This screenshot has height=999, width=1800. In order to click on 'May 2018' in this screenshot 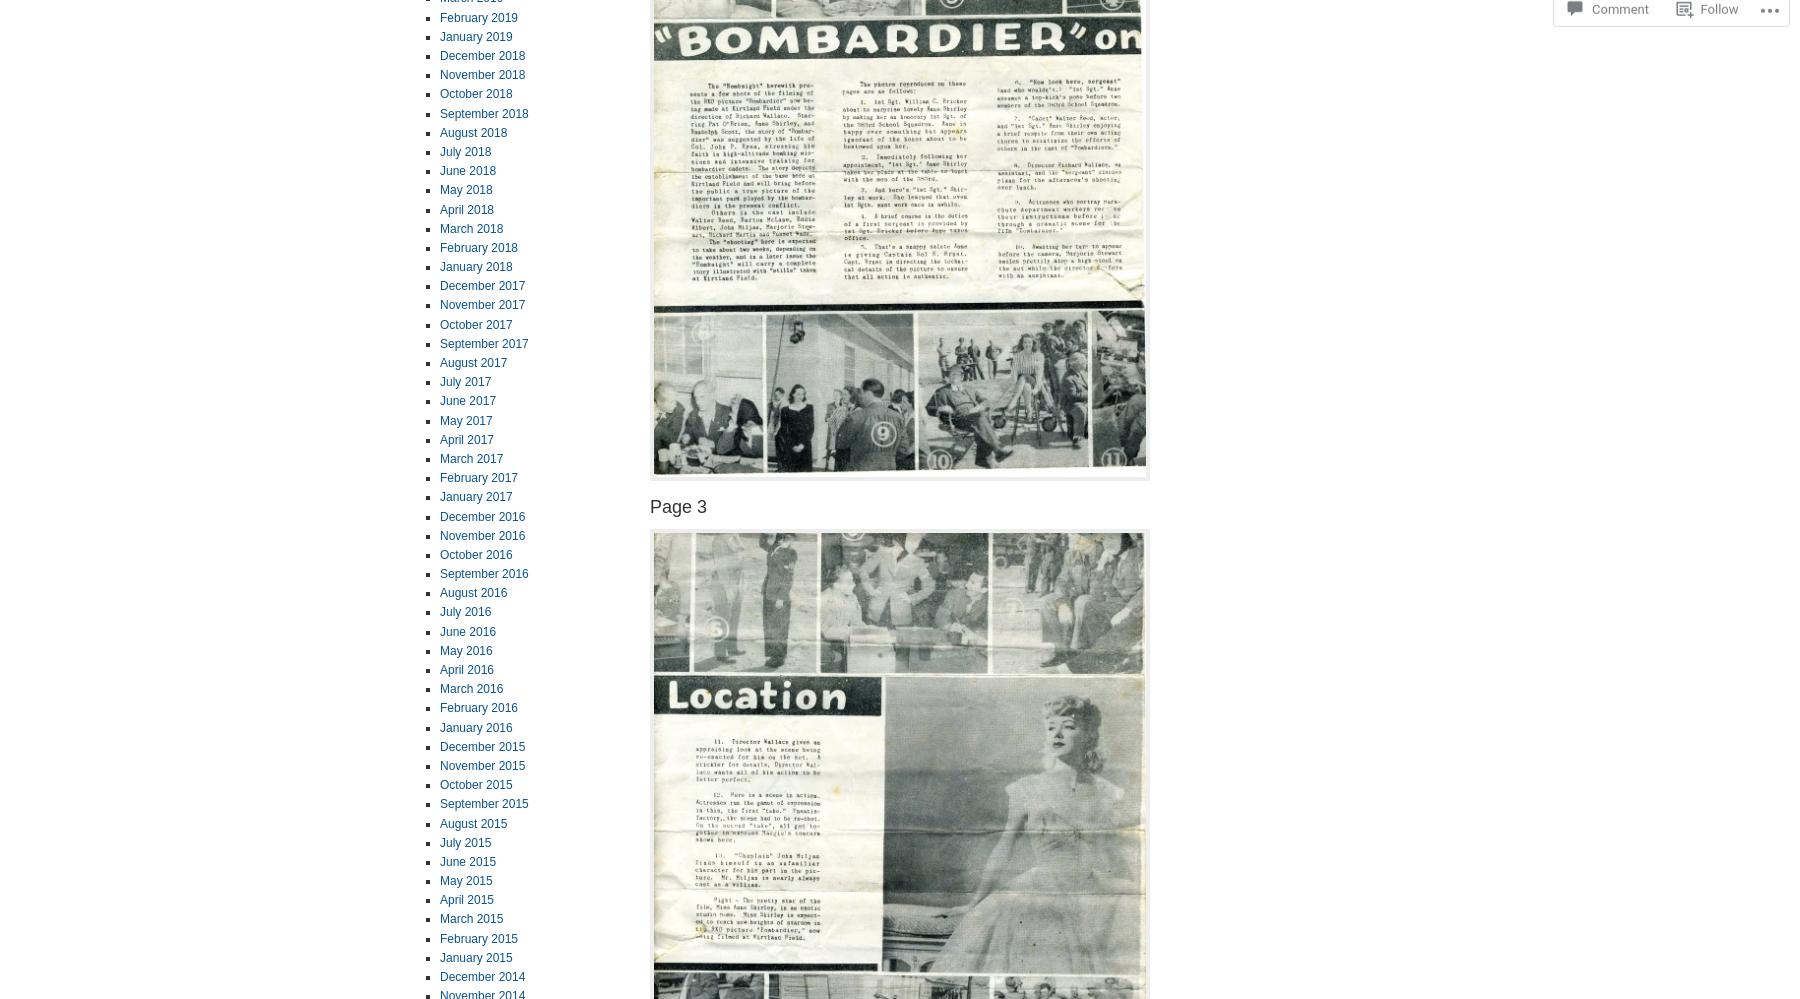, I will do `click(465, 189)`.